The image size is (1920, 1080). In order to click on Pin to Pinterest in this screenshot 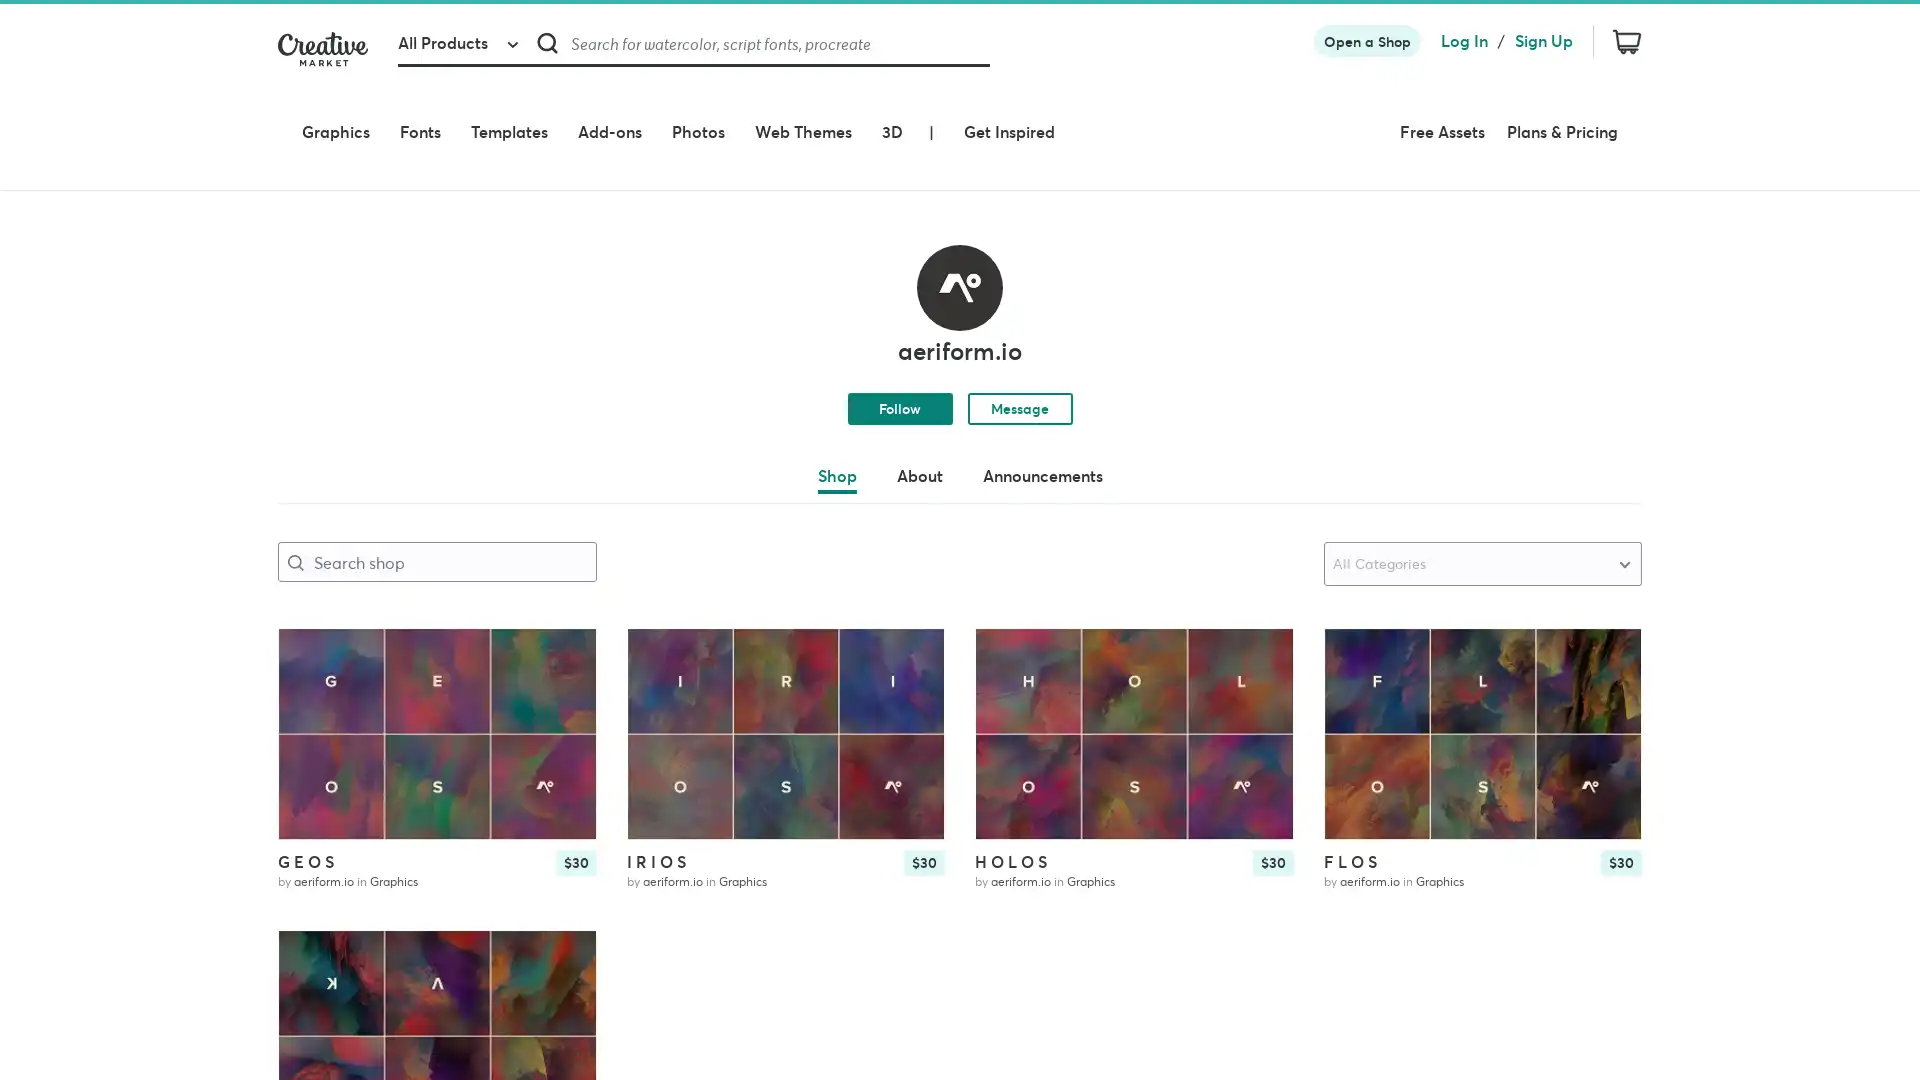, I will do `click(310, 588)`.